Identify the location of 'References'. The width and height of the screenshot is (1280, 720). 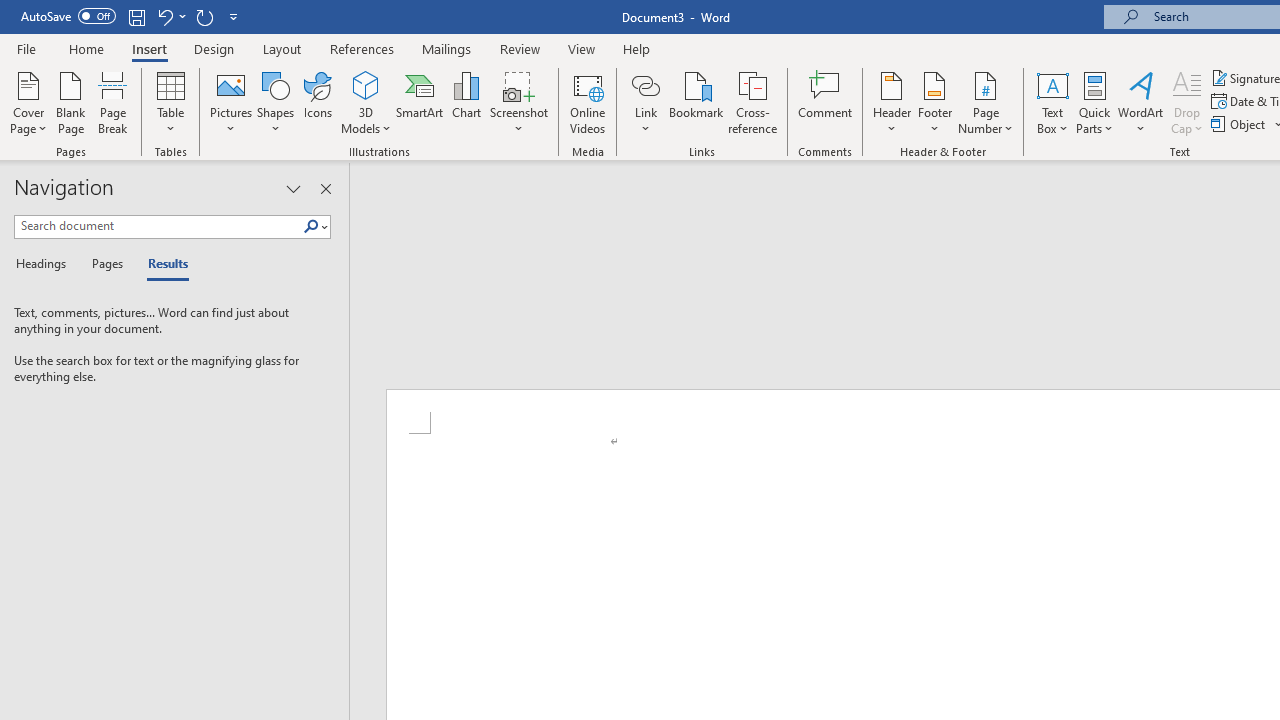
(362, 48).